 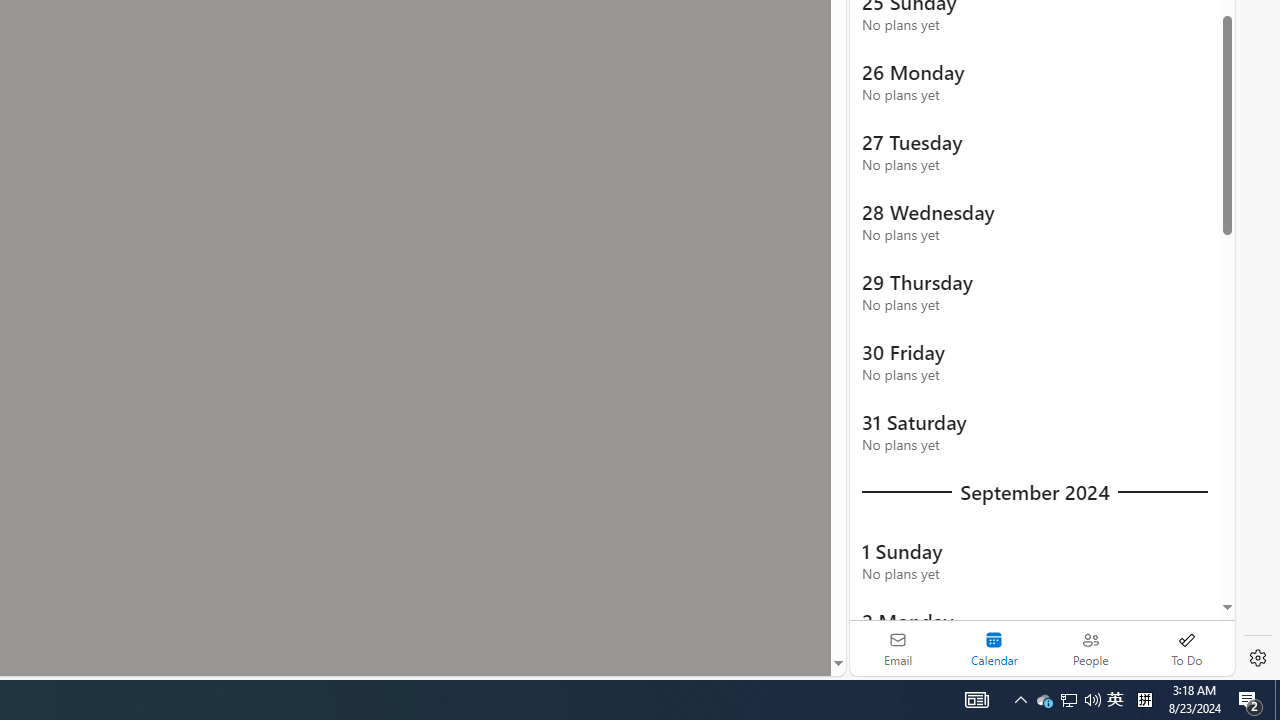 I want to click on 'To Do', so click(x=1186, y=648).